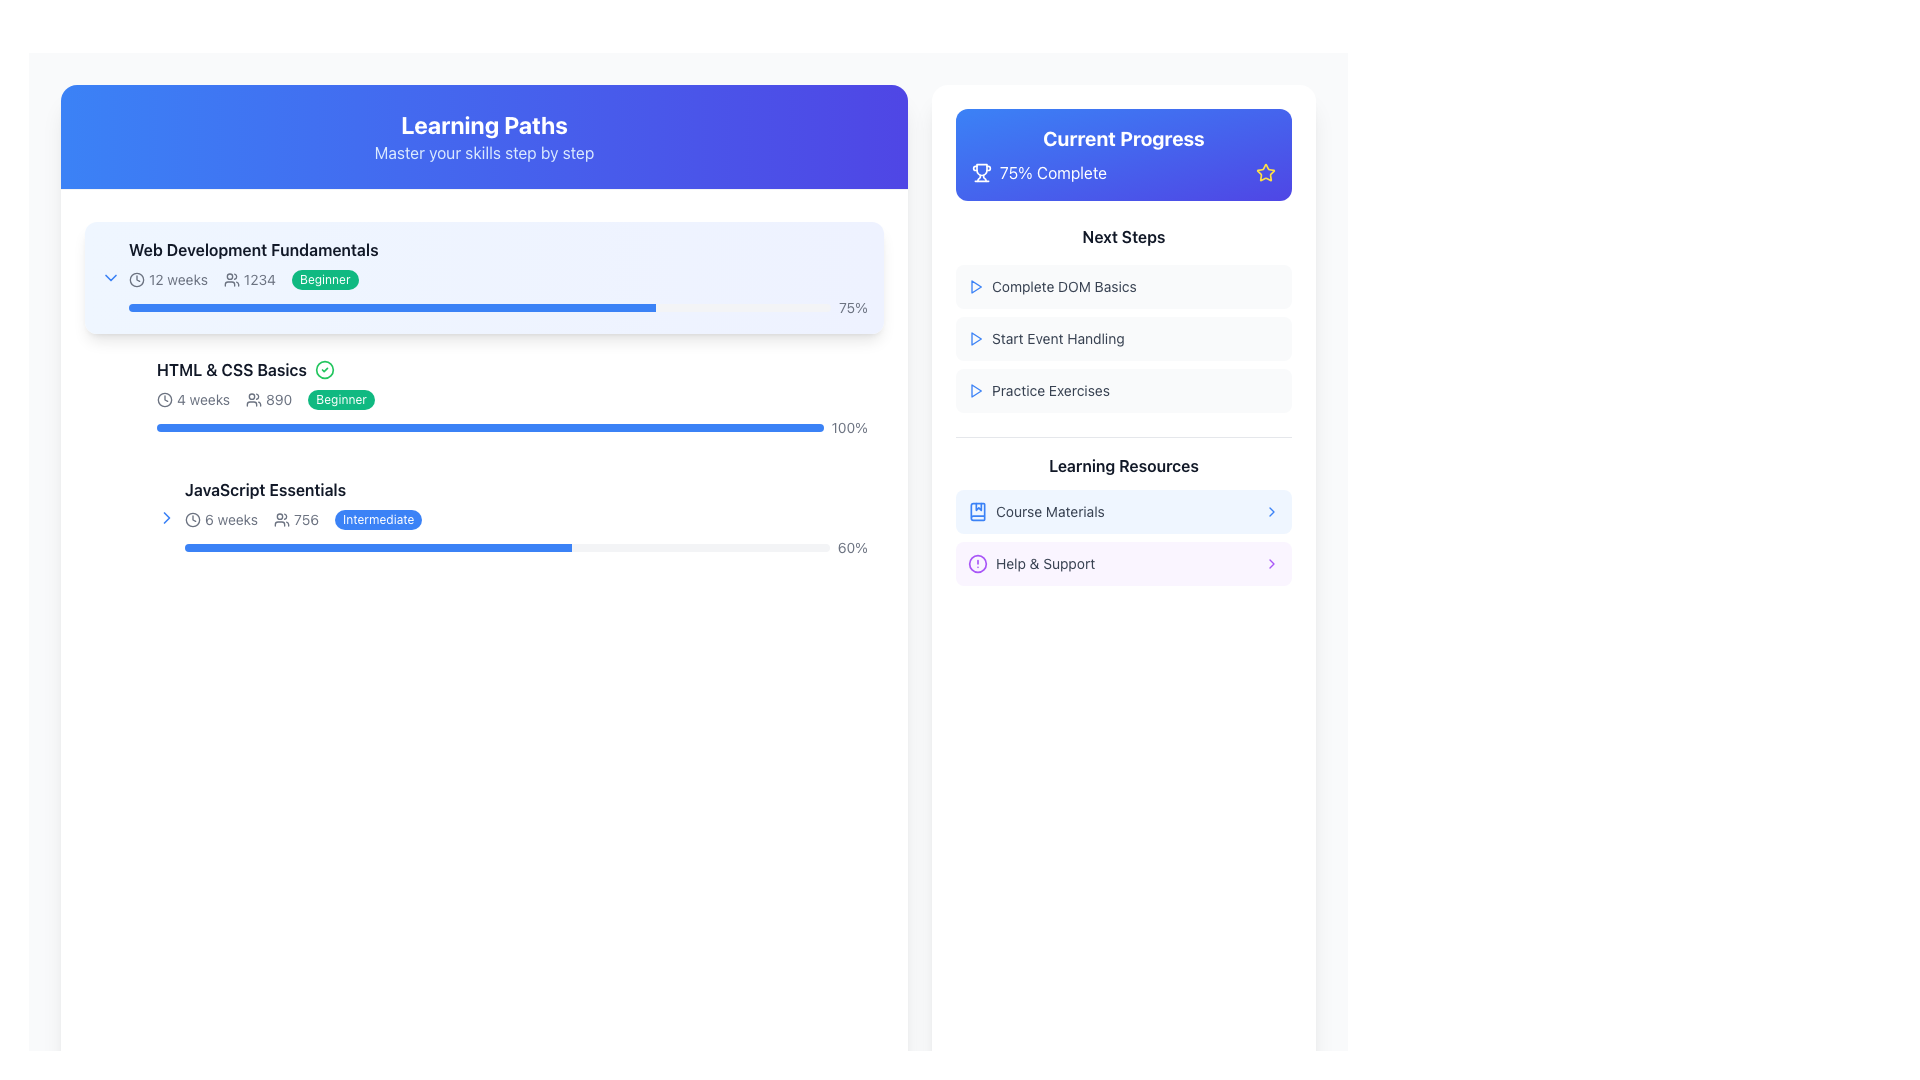 This screenshot has width=1920, height=1080. Describe the element at coordinates (264, 489) in the screenshot. I see `the text label displaying 'JavaScript Essentials' in bold black font within the 'Learning Paths' section of the application` at that location.